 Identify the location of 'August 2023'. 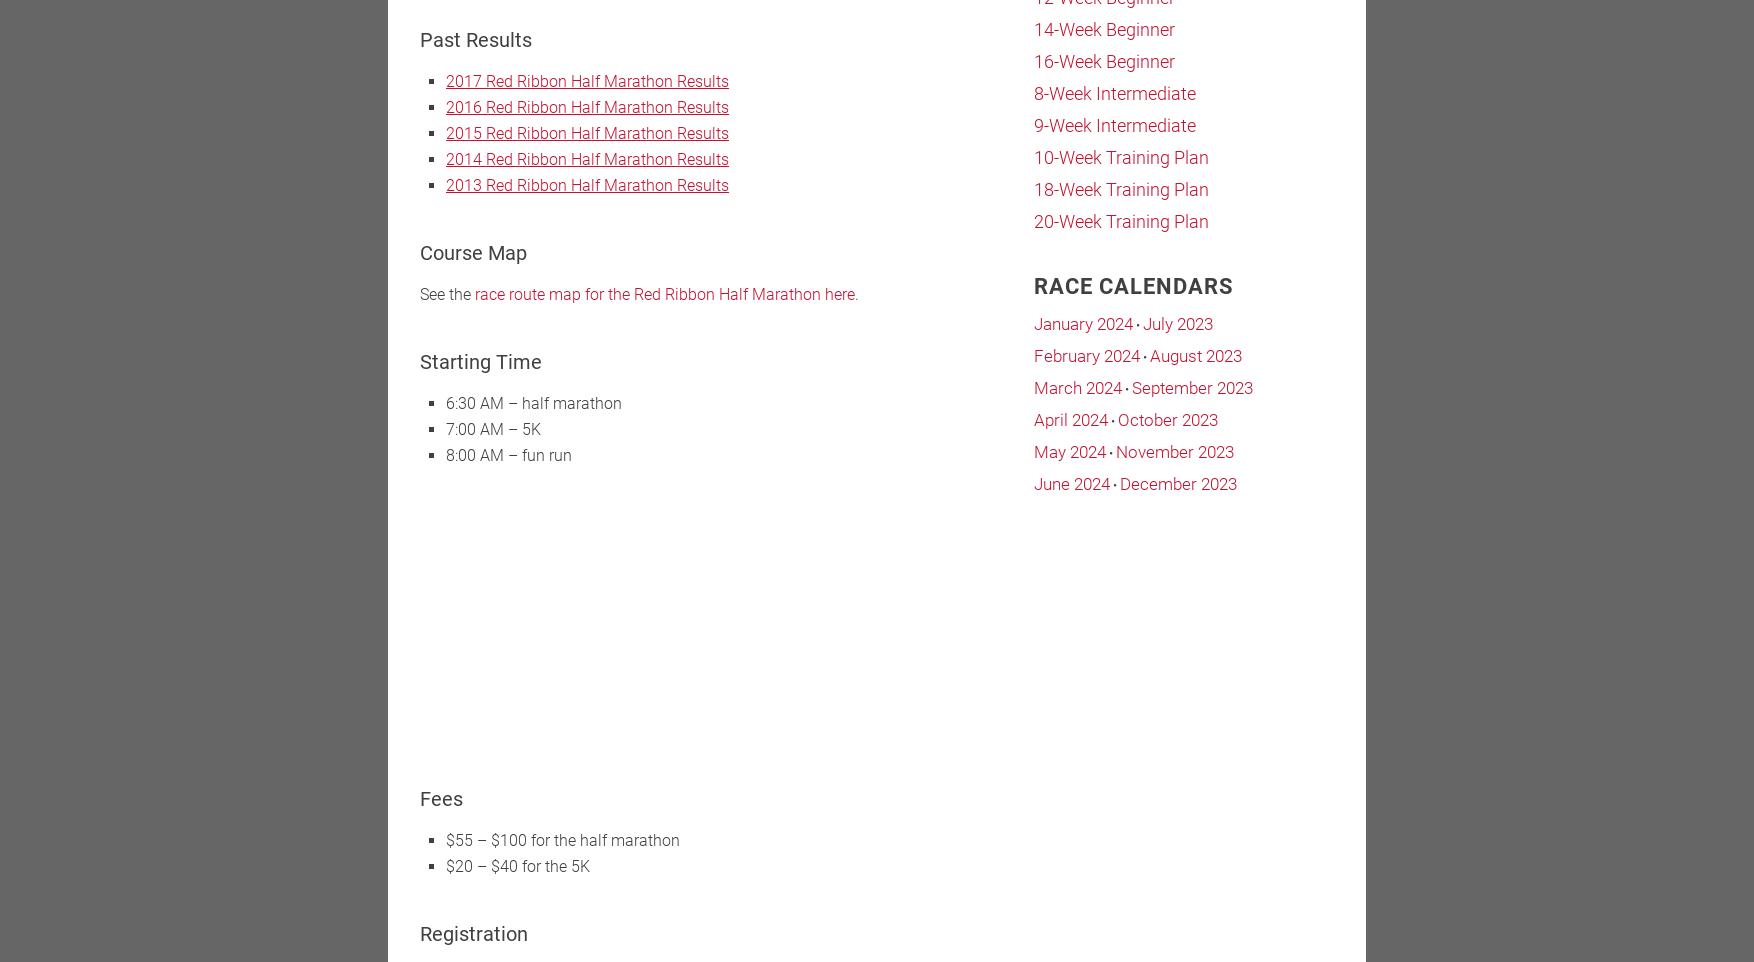
(1195, 356).